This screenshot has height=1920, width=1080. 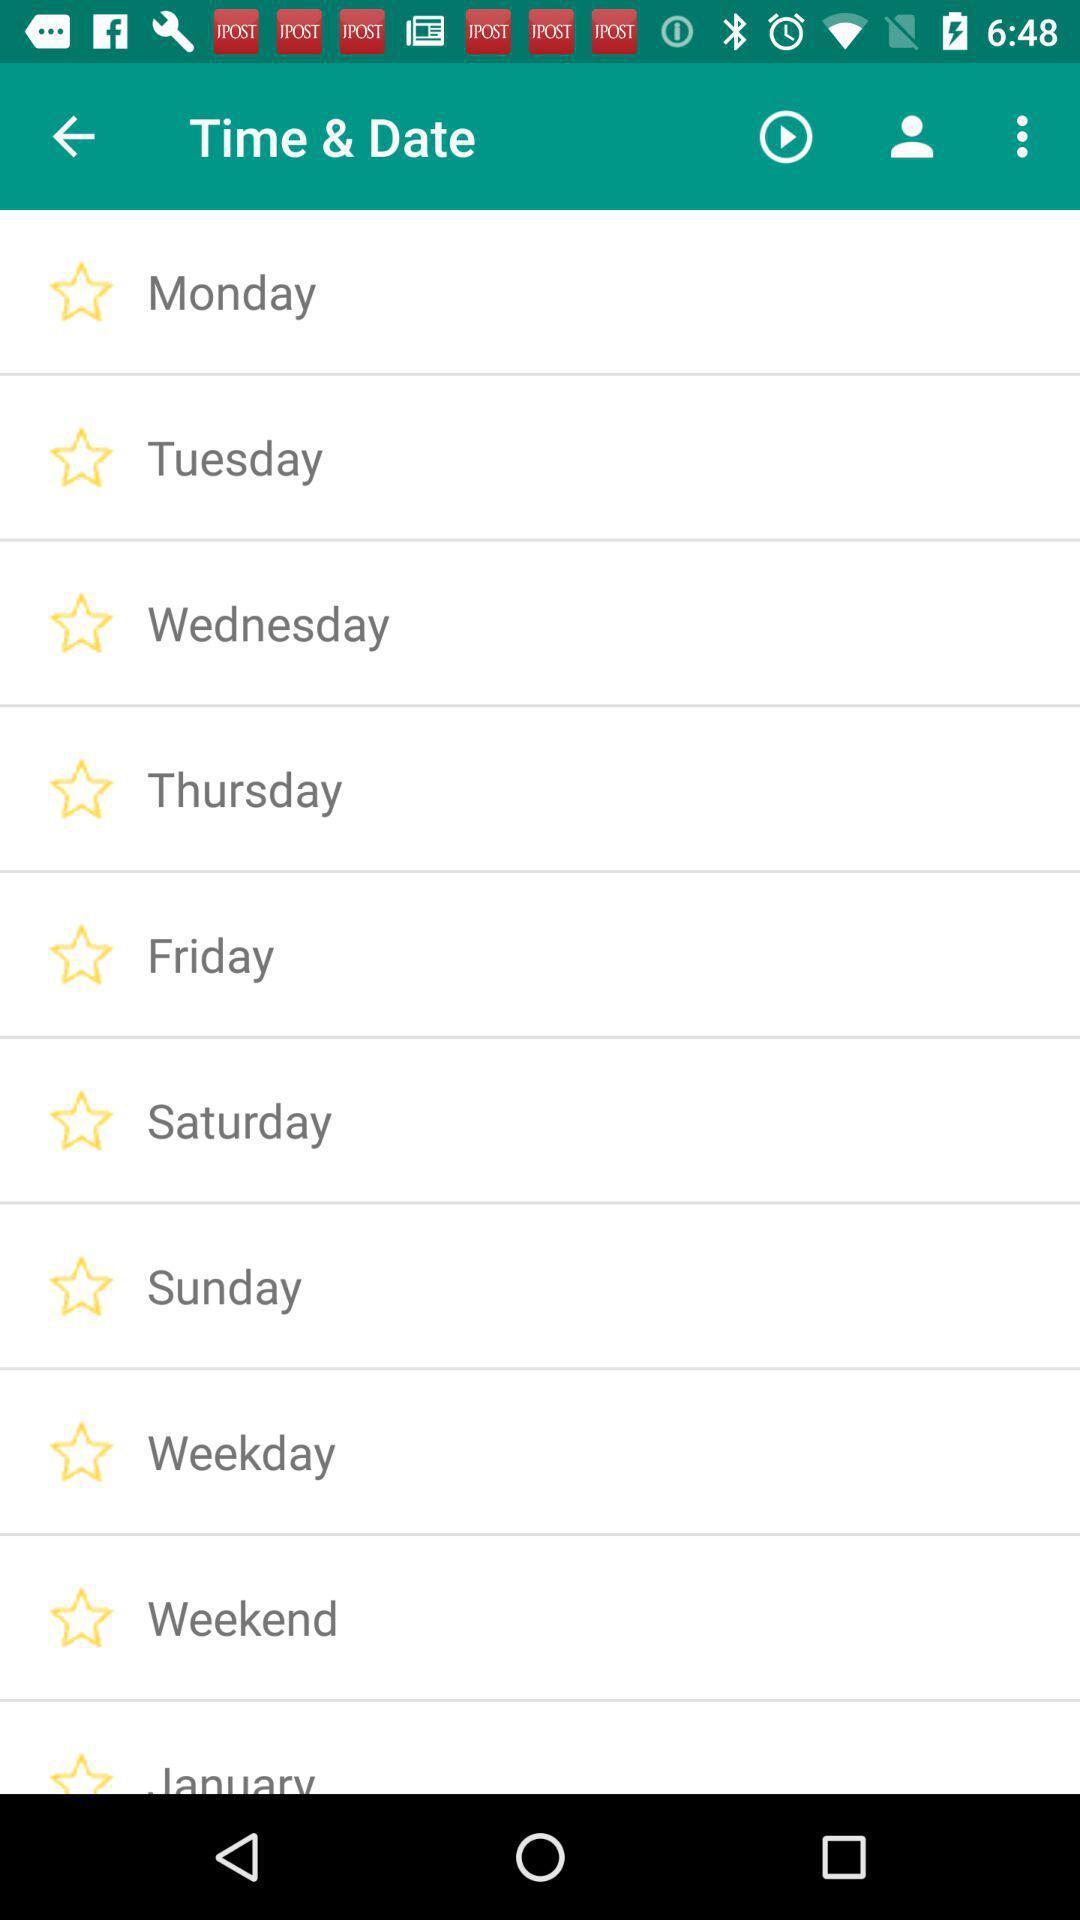 I want to click on the item to the left of time & date item, so click(x=72, y=135).